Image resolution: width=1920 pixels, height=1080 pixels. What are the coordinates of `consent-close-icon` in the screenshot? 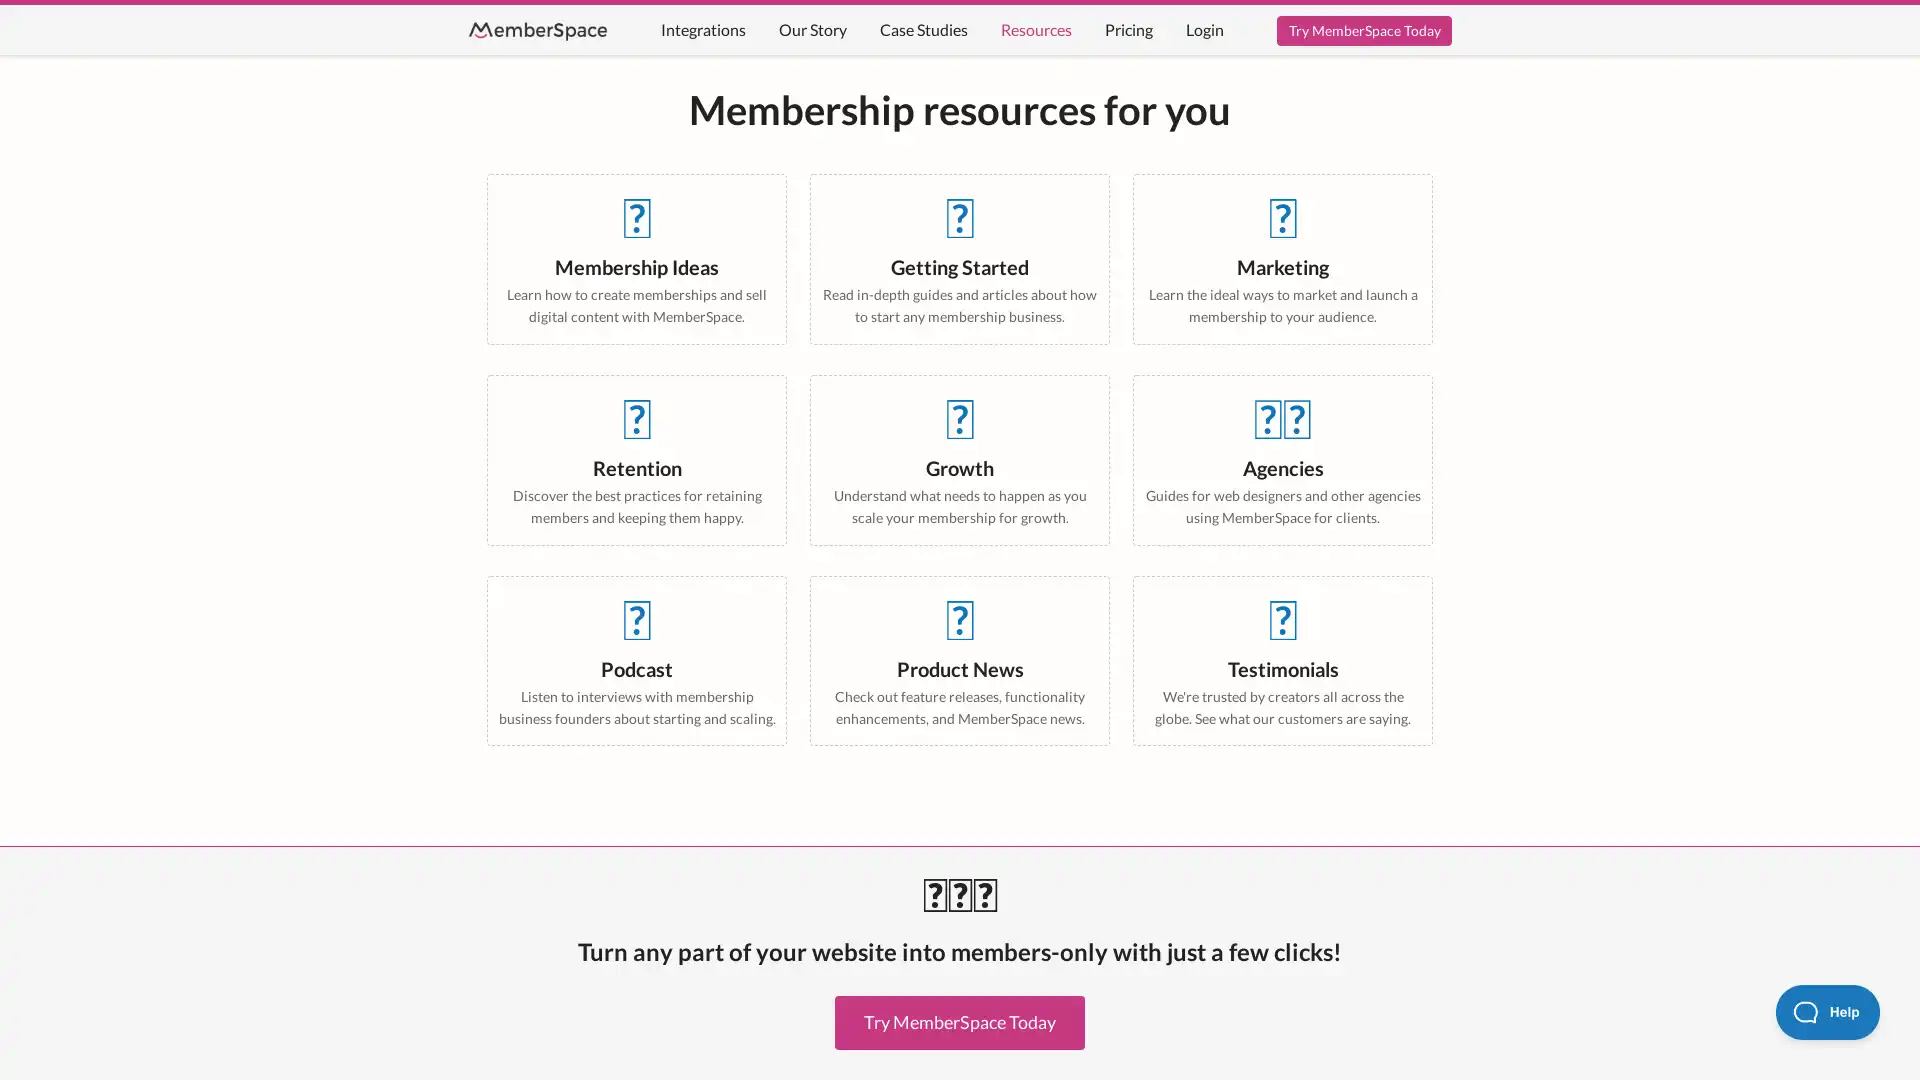 It's located at (471, 778).